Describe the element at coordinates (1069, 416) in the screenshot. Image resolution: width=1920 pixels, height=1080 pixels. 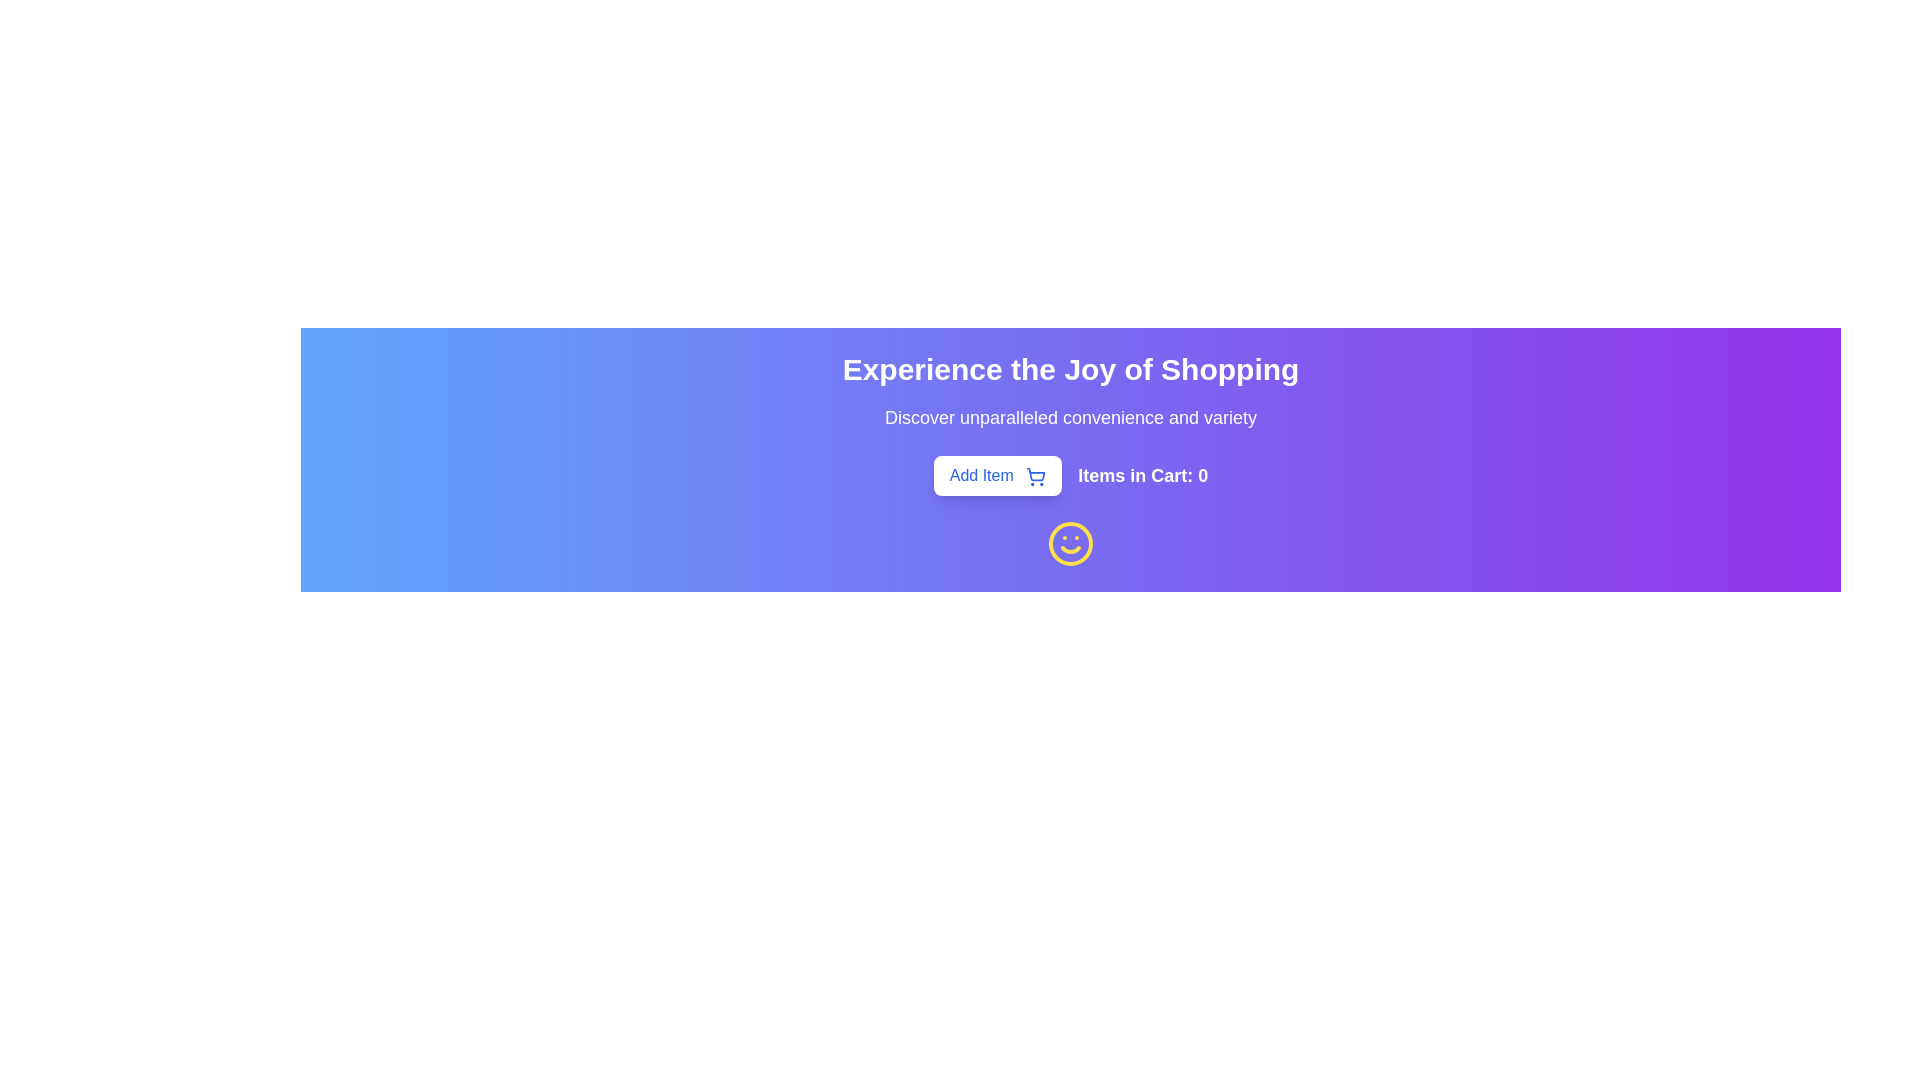
I see `the text element that conveys a key descriptive message about the platform's offerings, located below the main heading 'Experience the Joy of Shopping'` at that location.